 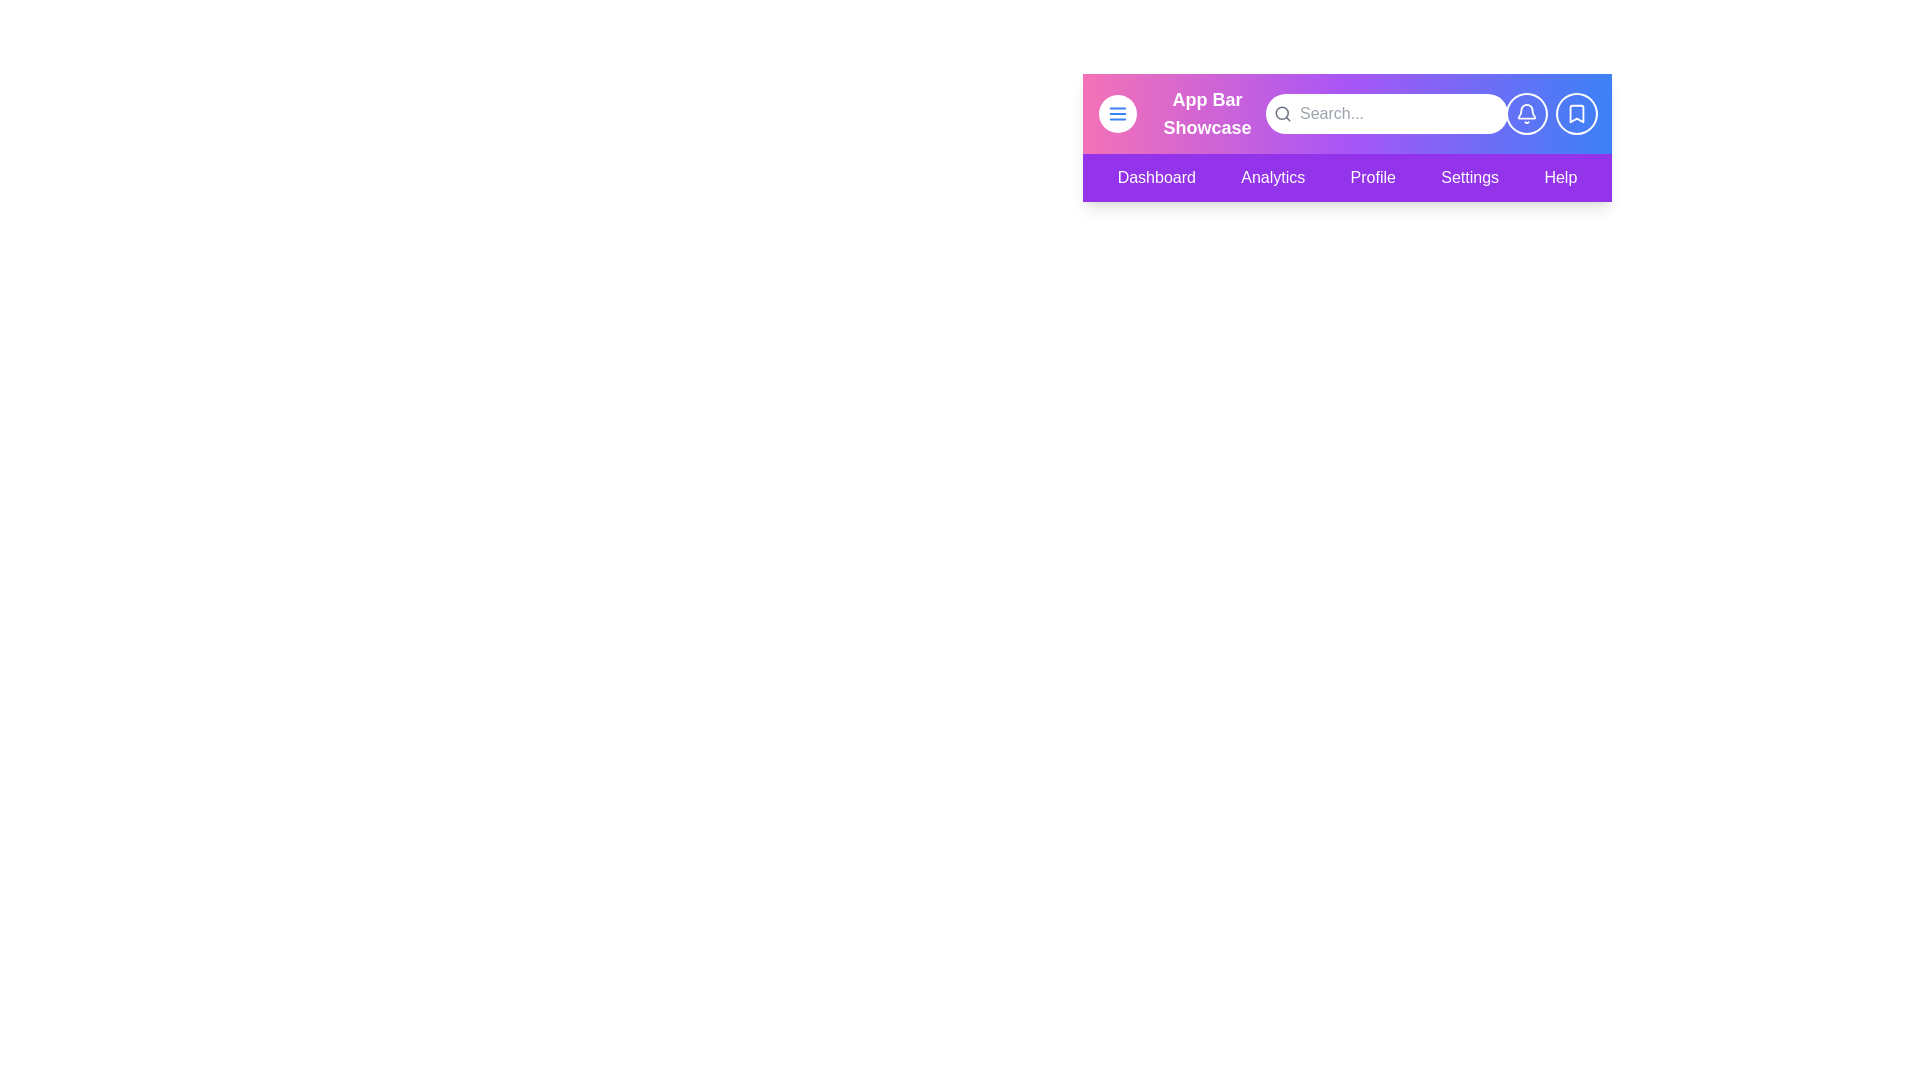 I want to click on the menu item Profile from the navigation bar, so click(x=1372, y=176).